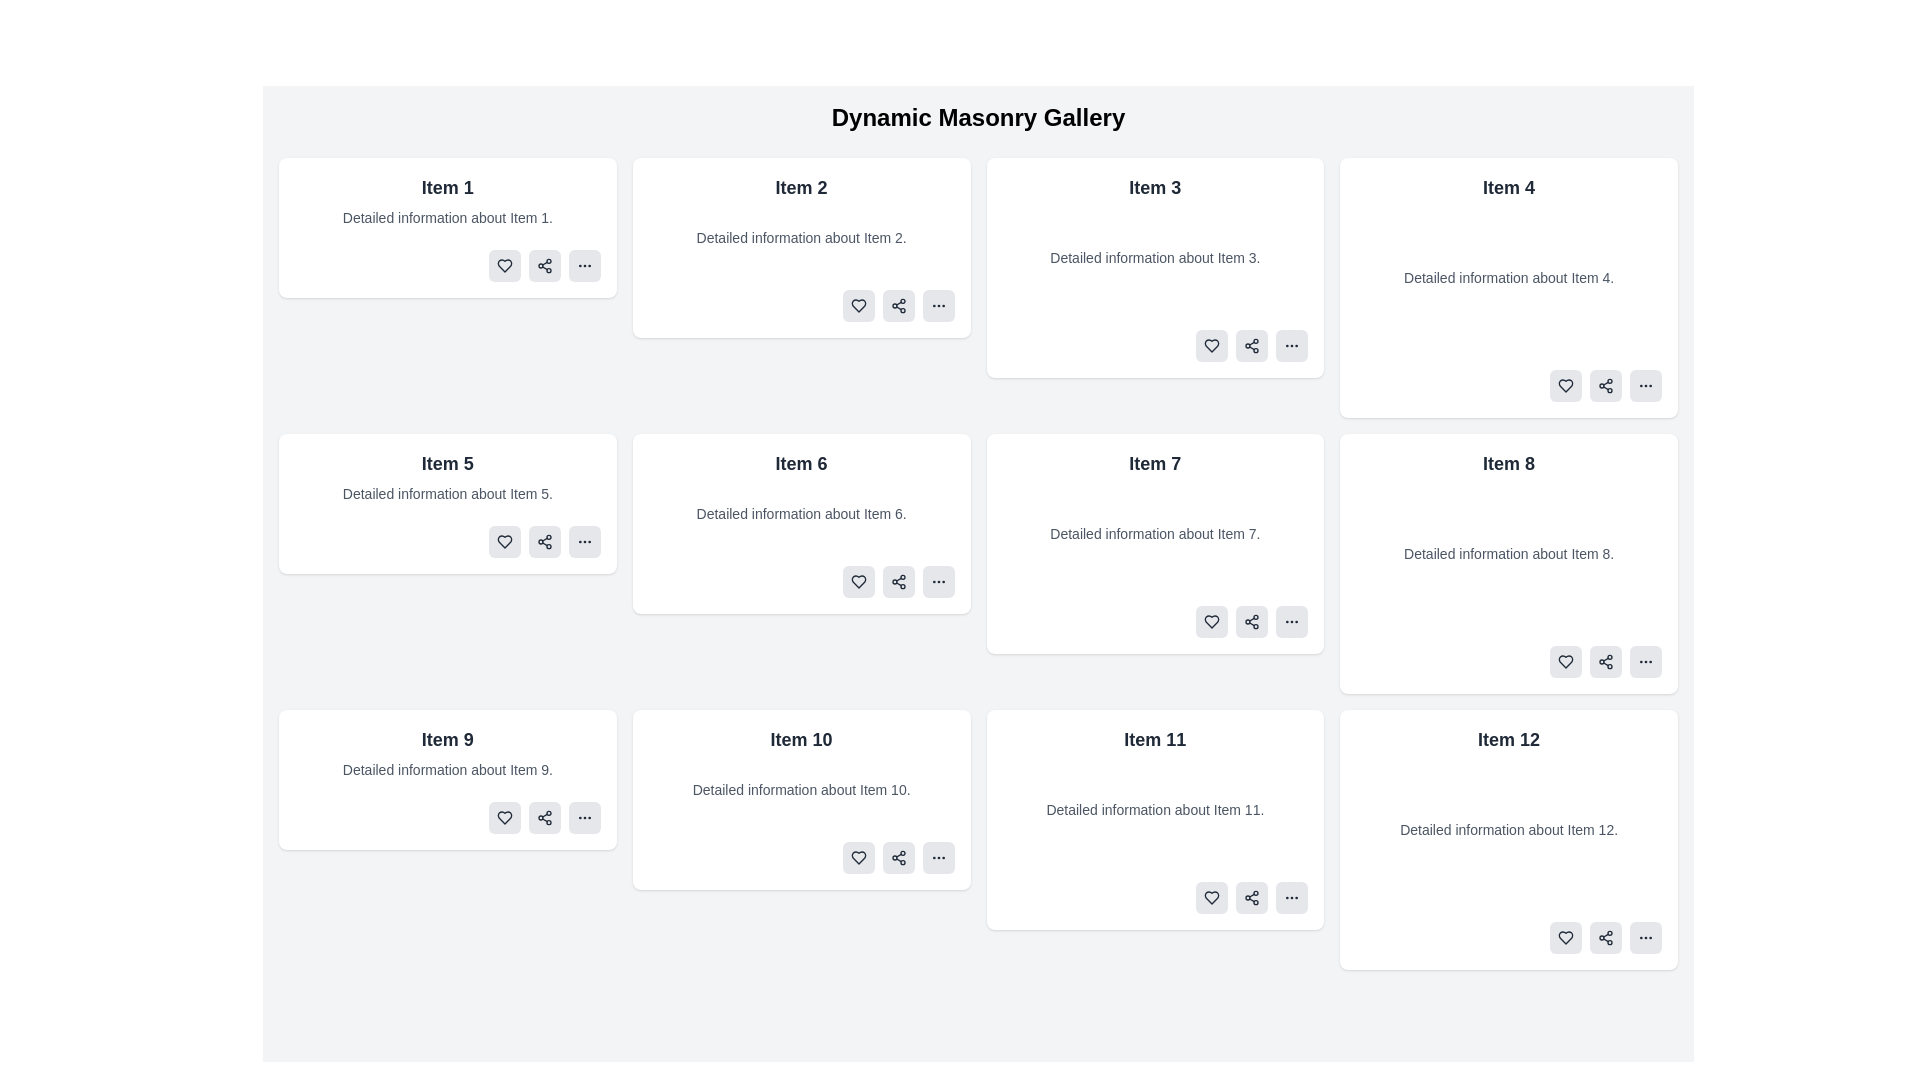 The image size is (1920, 1080). I want to click on the heart-shaped icon on the bottom row of icons for 'Item 2' in the dynamic masonry gallery to mark the item as a favorite, so click(858, 305).